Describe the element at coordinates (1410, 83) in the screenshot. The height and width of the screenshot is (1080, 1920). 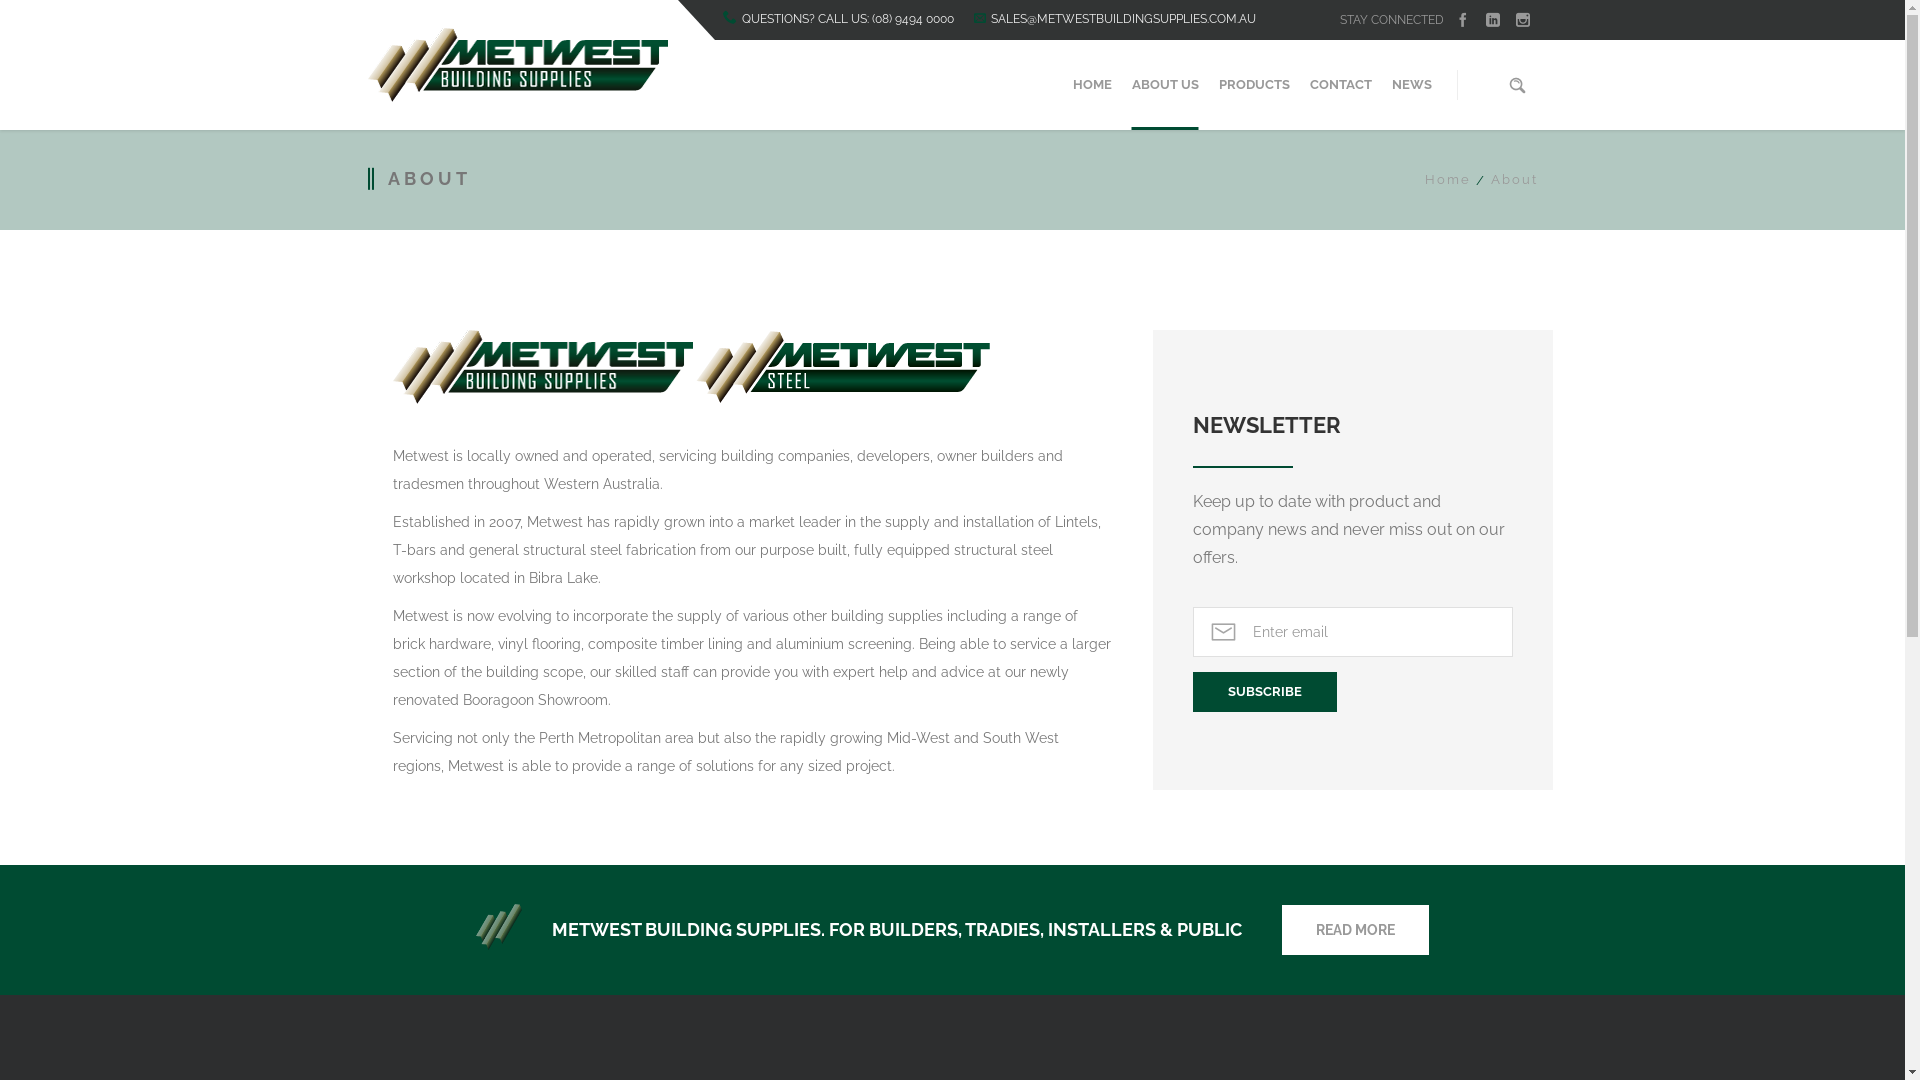
I see `'NEWS'` at that location.